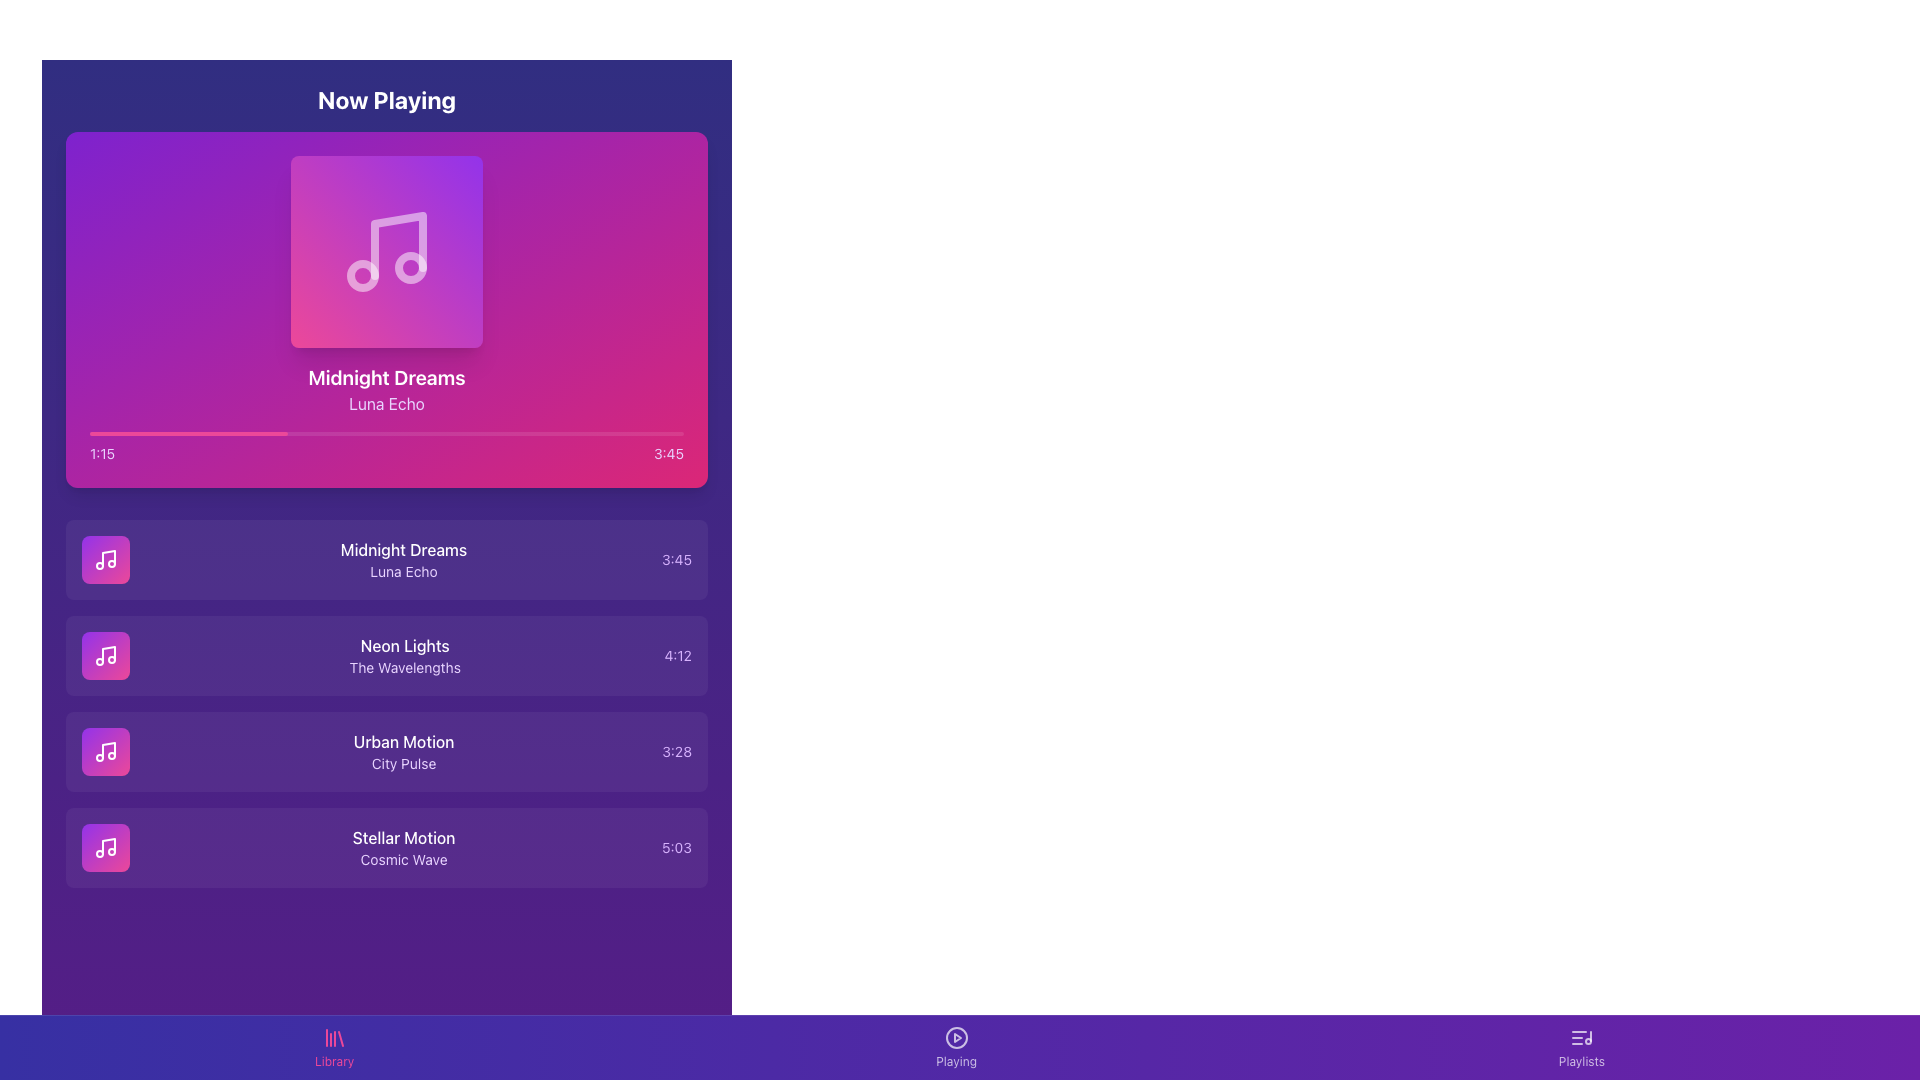  I want to click on the central musical note icon styled with a gradient from purple to pink, which is the first item in the list displayed vertically below the main player section, so click(104, 559).